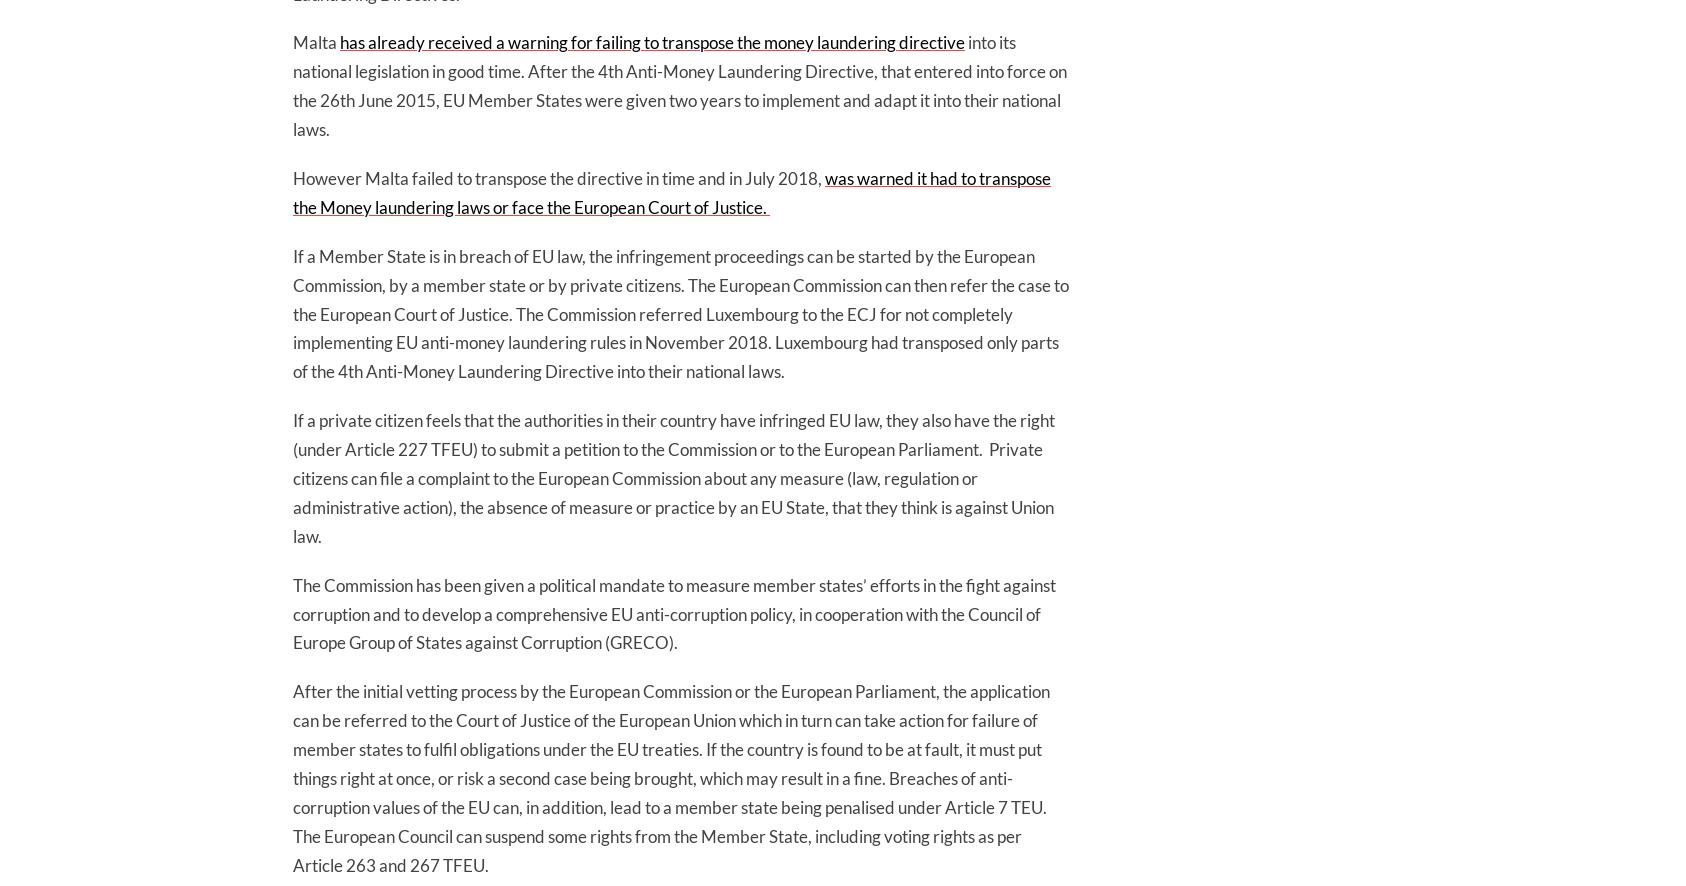  I want to click on 'was warned it had to transpose the Money laundering laws or face the European Court of Justice.', so click(671, 191).